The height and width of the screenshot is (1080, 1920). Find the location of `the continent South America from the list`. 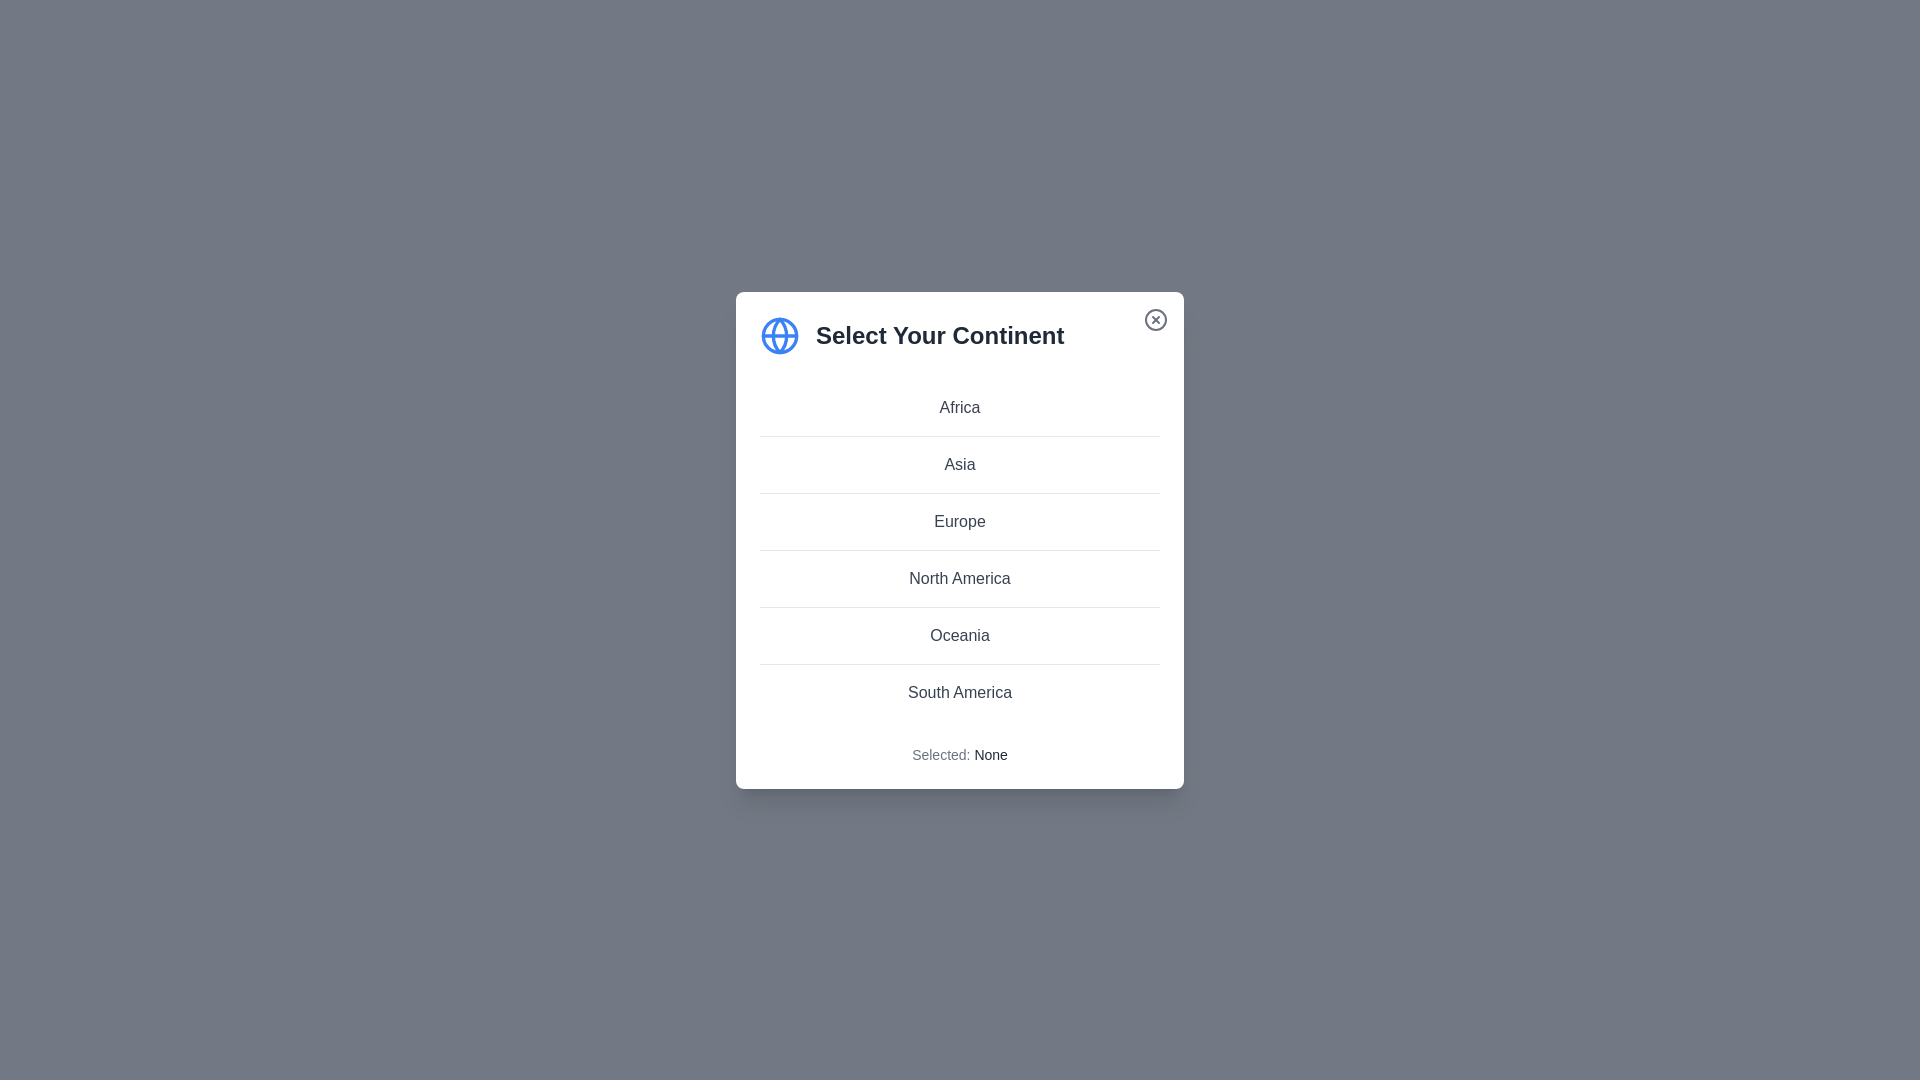

the continent South America from the list is located at coordinates (960, 690).